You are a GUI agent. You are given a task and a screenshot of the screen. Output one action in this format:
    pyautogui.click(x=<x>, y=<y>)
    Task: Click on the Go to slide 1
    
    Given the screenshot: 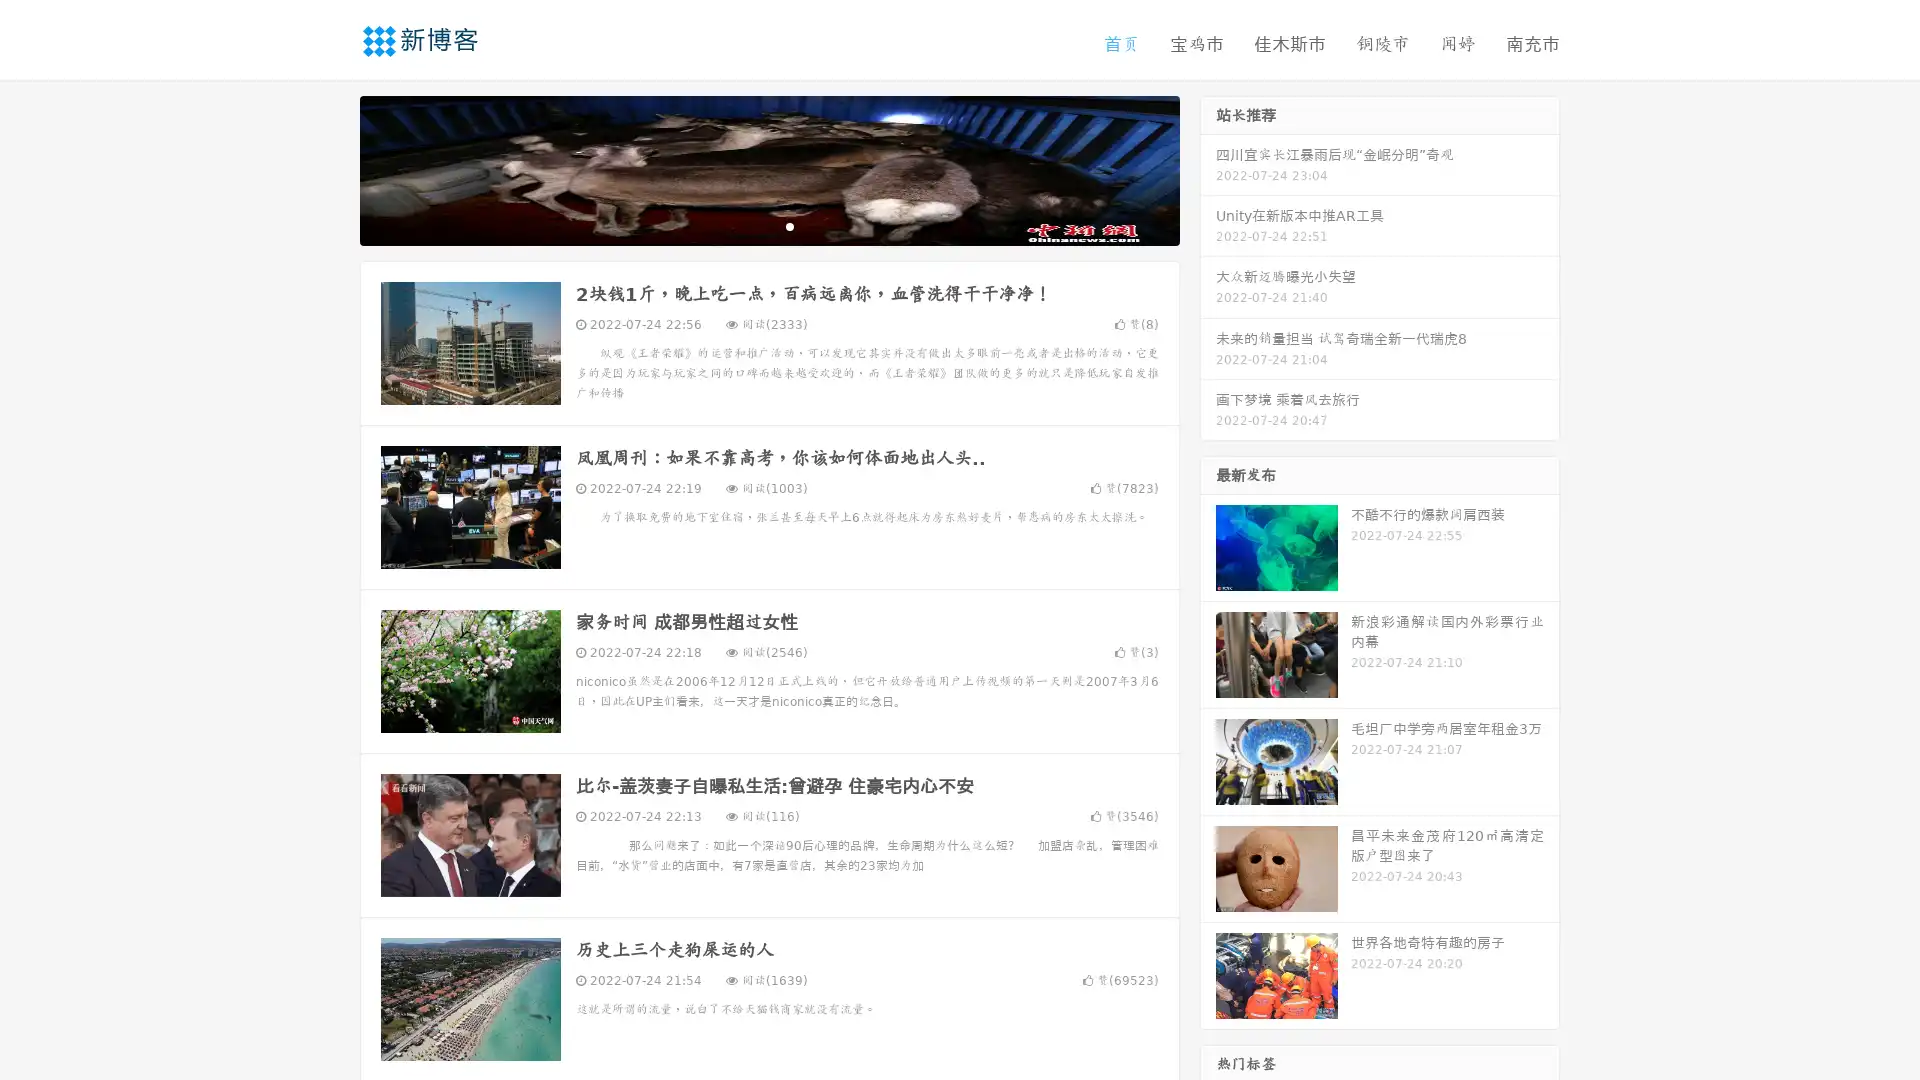 What is the action you would take?
    pyautogui.click(x=748, y=225)
    